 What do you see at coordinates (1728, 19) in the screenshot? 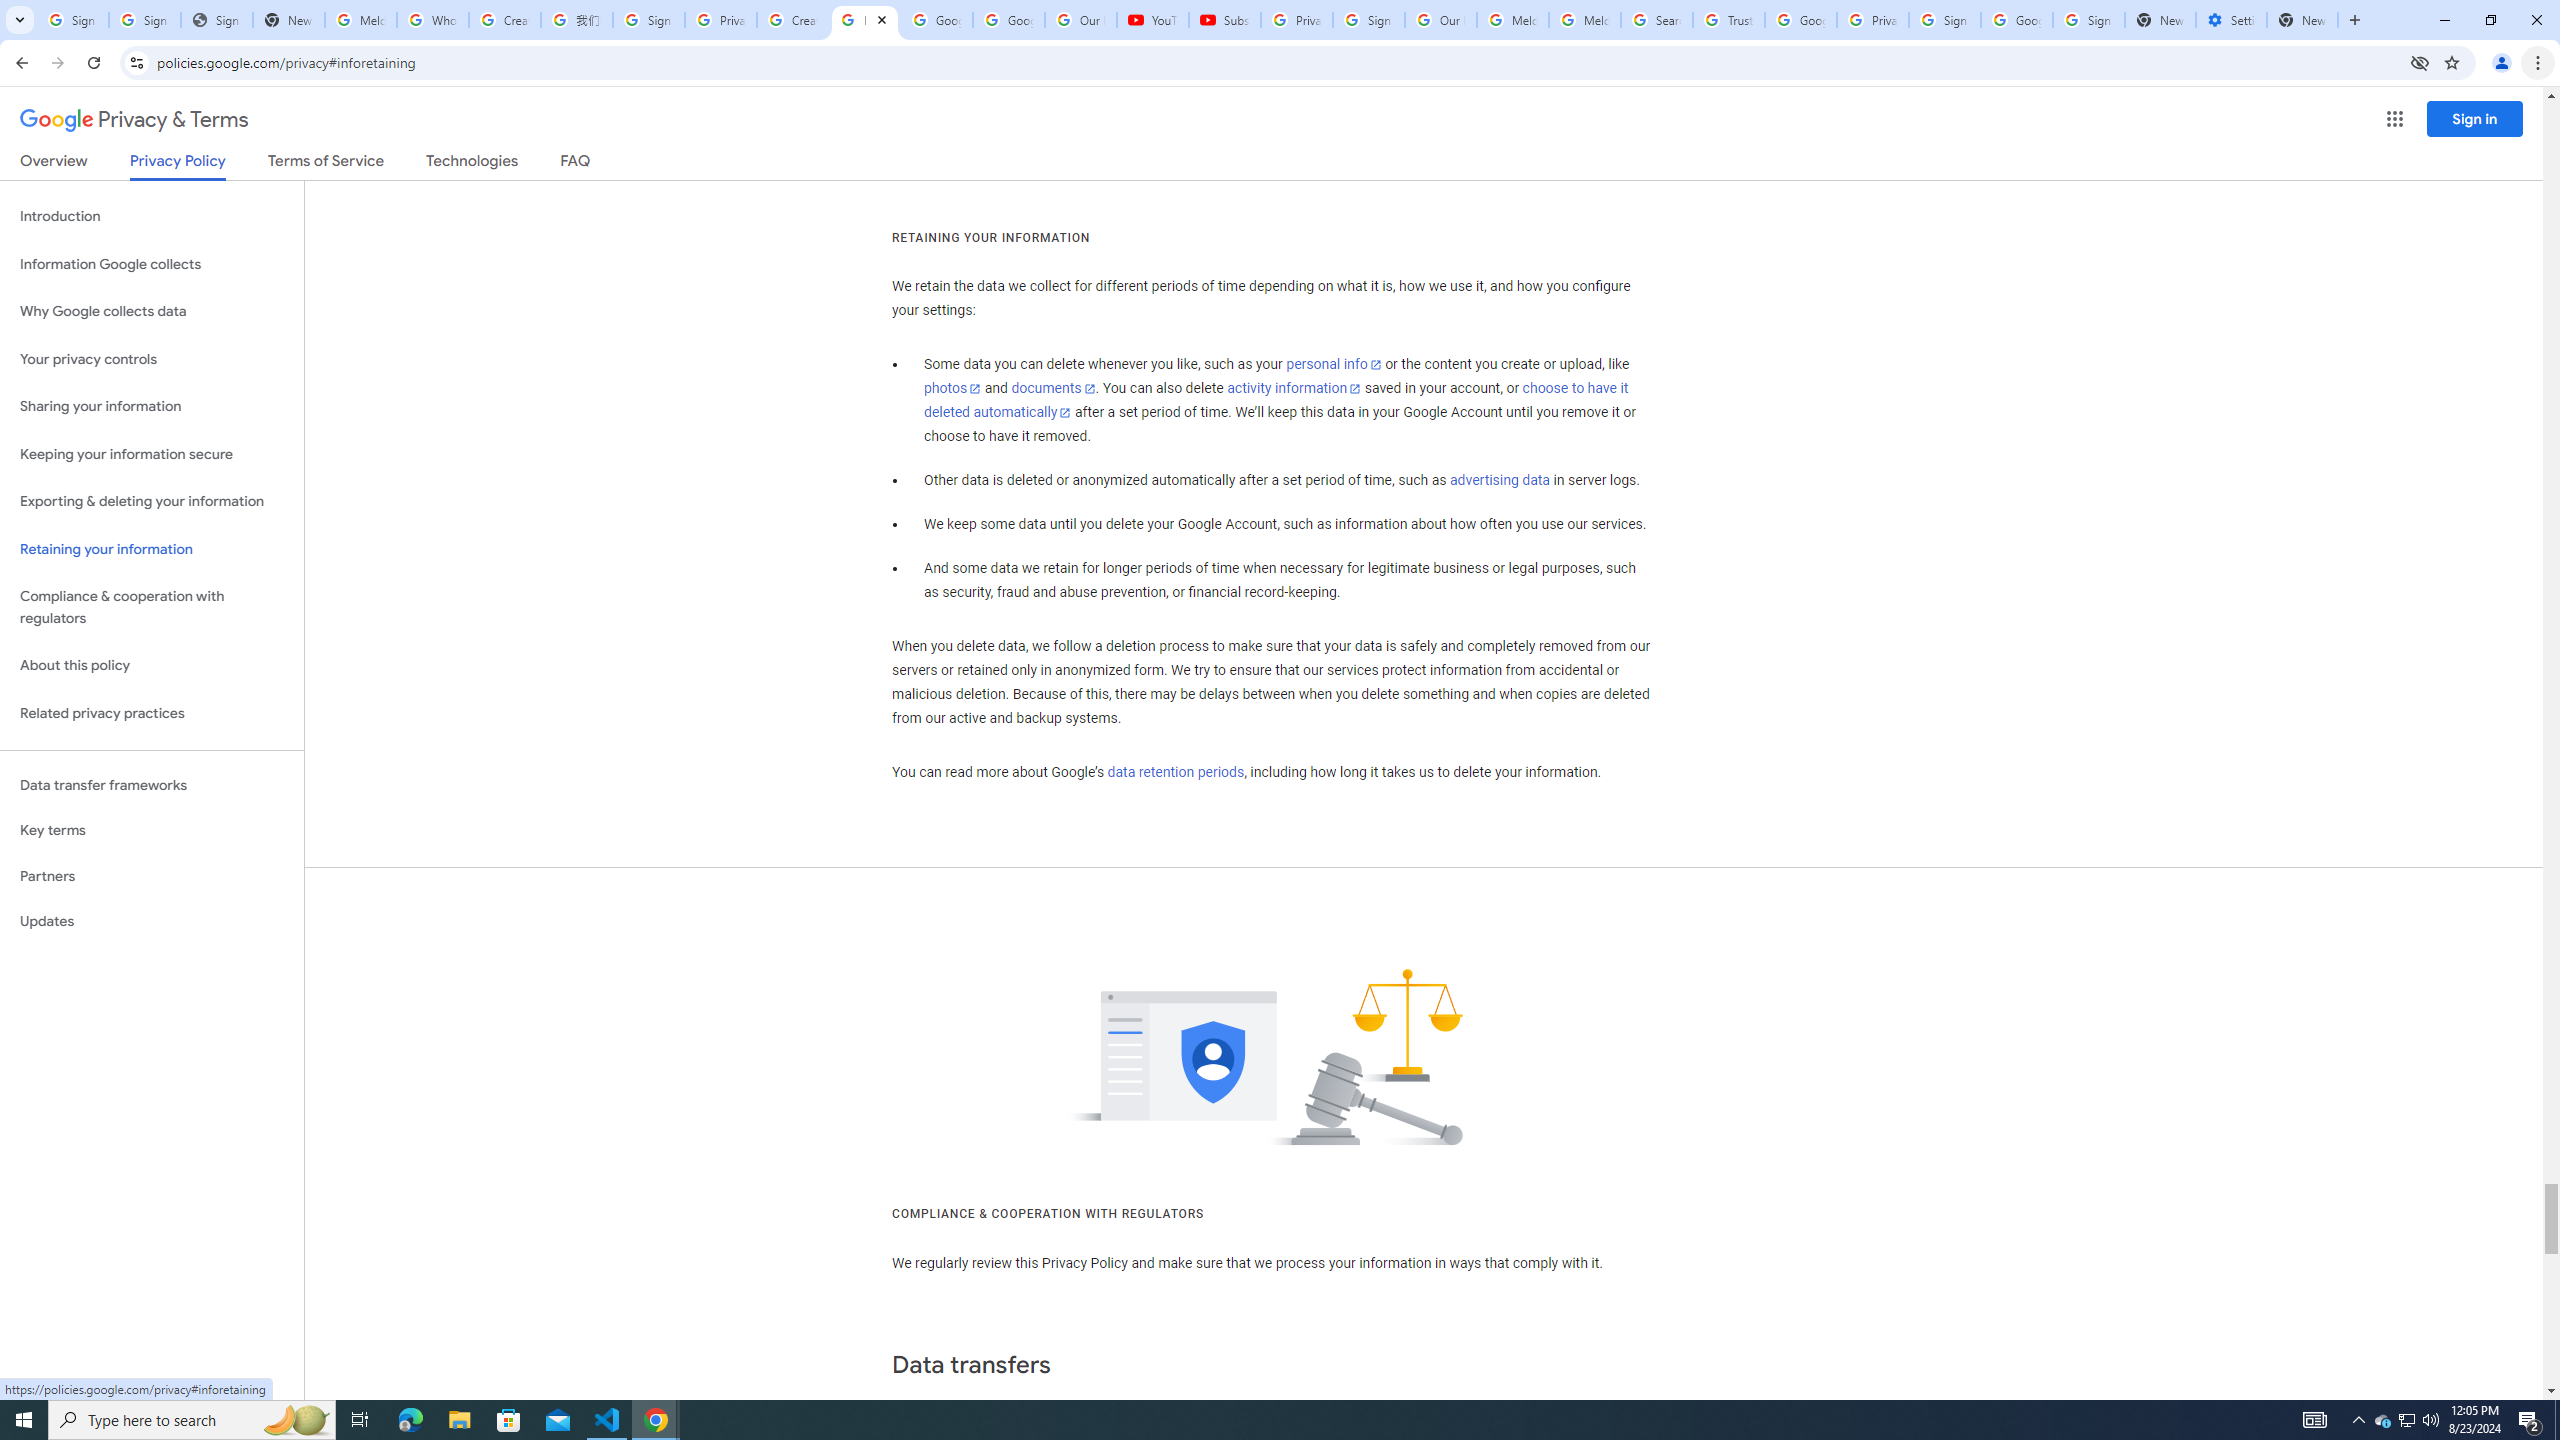
I see `'Trusted Information and Content - Google Safety Center'` at bounding box center [1728, 19].